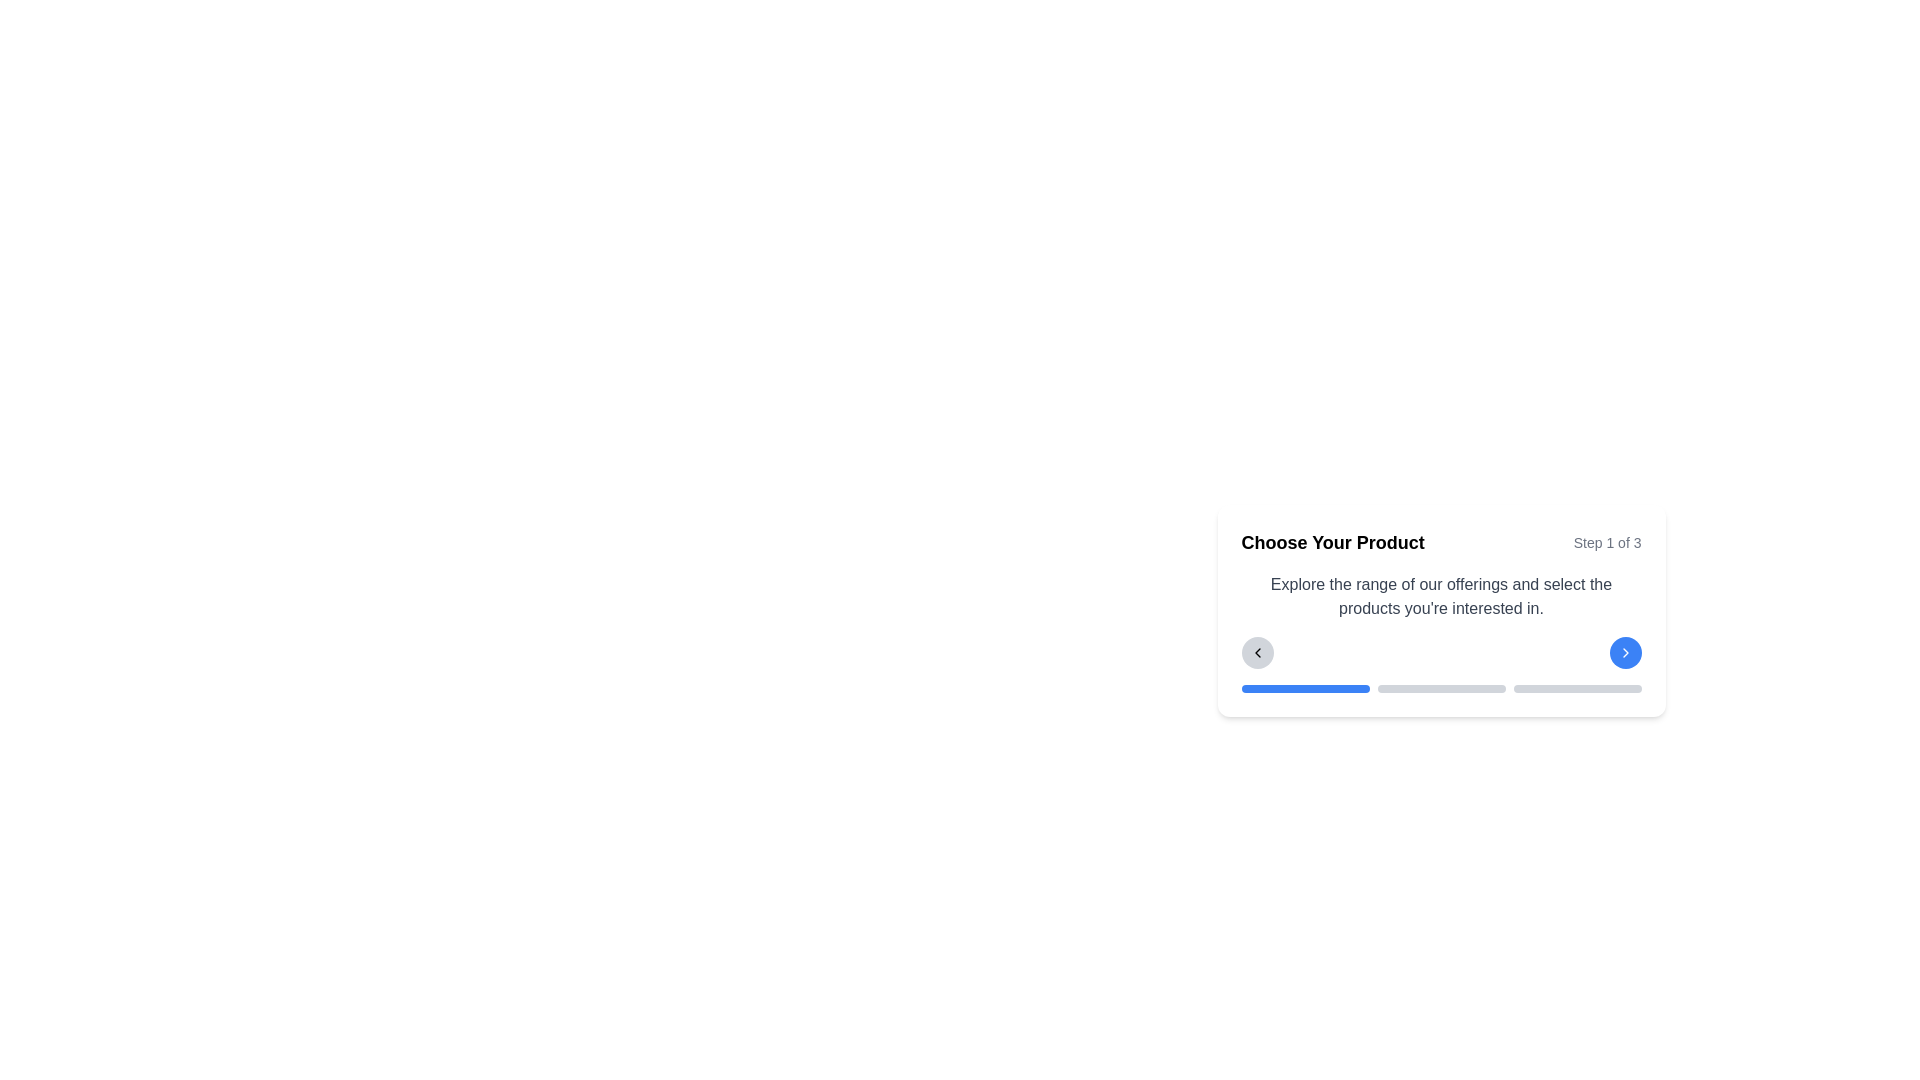 The height and width of the screenshot is (1080, 1920). I want to click on the informational text block that serves as a header for a step in a multi-step process, providing guidance to the user, so click(1441, 609).